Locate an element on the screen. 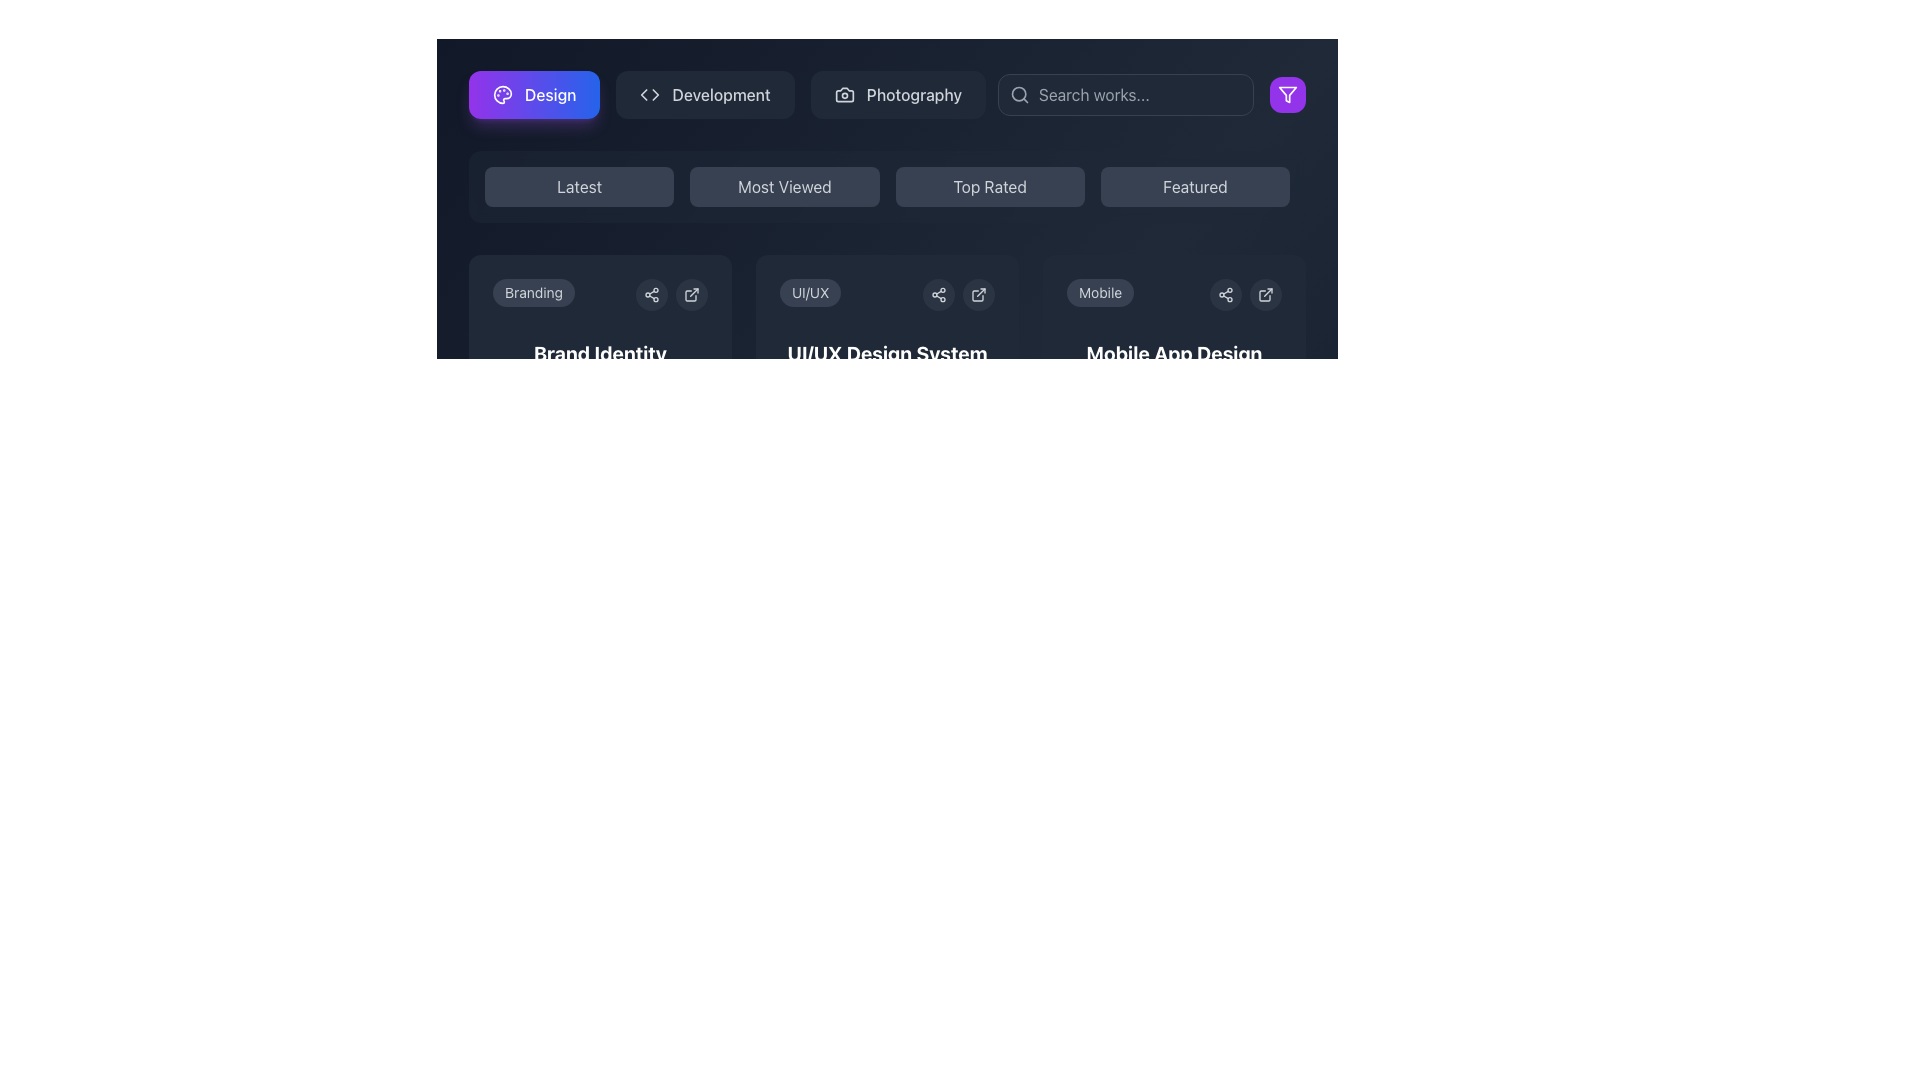  the 'Development' navigation button, which has rounded corners and a dark gray background is located at coordinates (726, 95).